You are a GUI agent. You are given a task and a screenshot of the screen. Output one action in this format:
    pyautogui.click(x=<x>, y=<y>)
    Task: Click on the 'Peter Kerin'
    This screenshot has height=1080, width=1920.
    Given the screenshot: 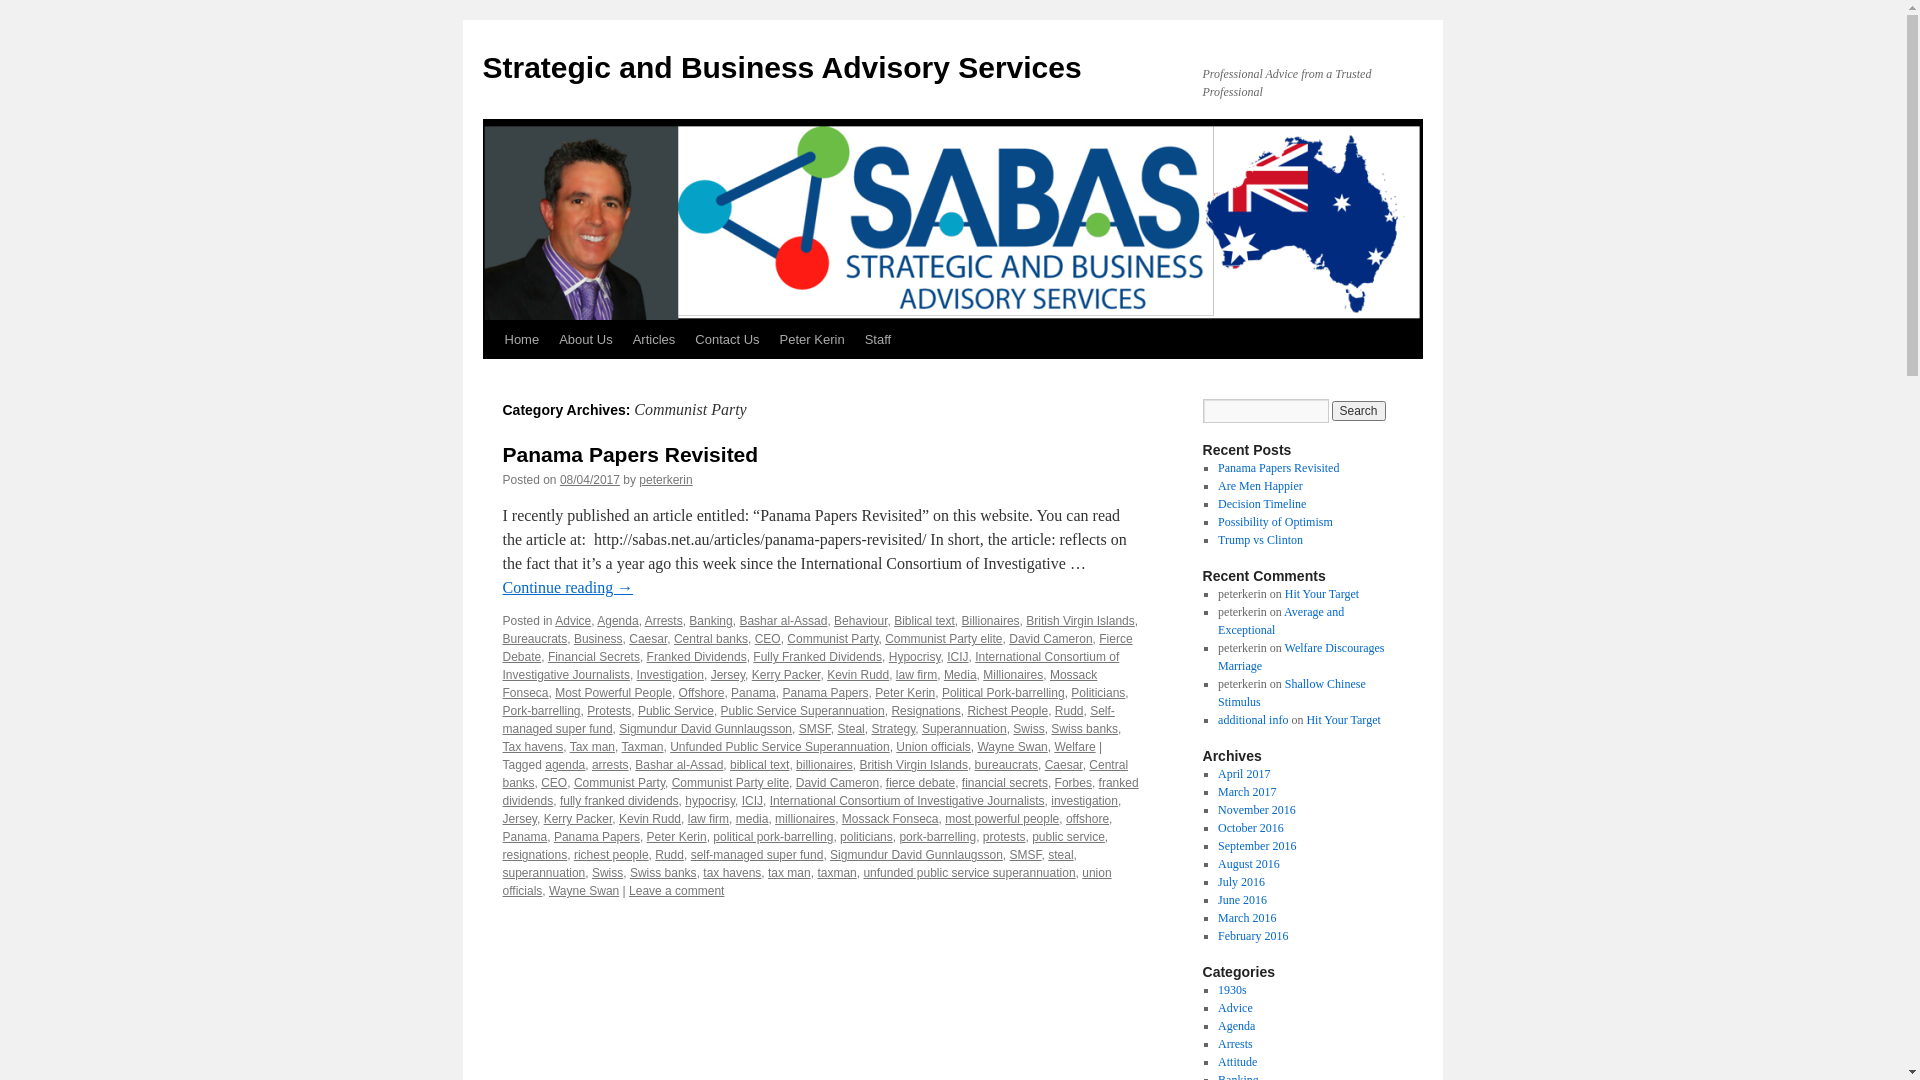 What is the action you would take?
    pyautogui.click(x=812, y=338)
    